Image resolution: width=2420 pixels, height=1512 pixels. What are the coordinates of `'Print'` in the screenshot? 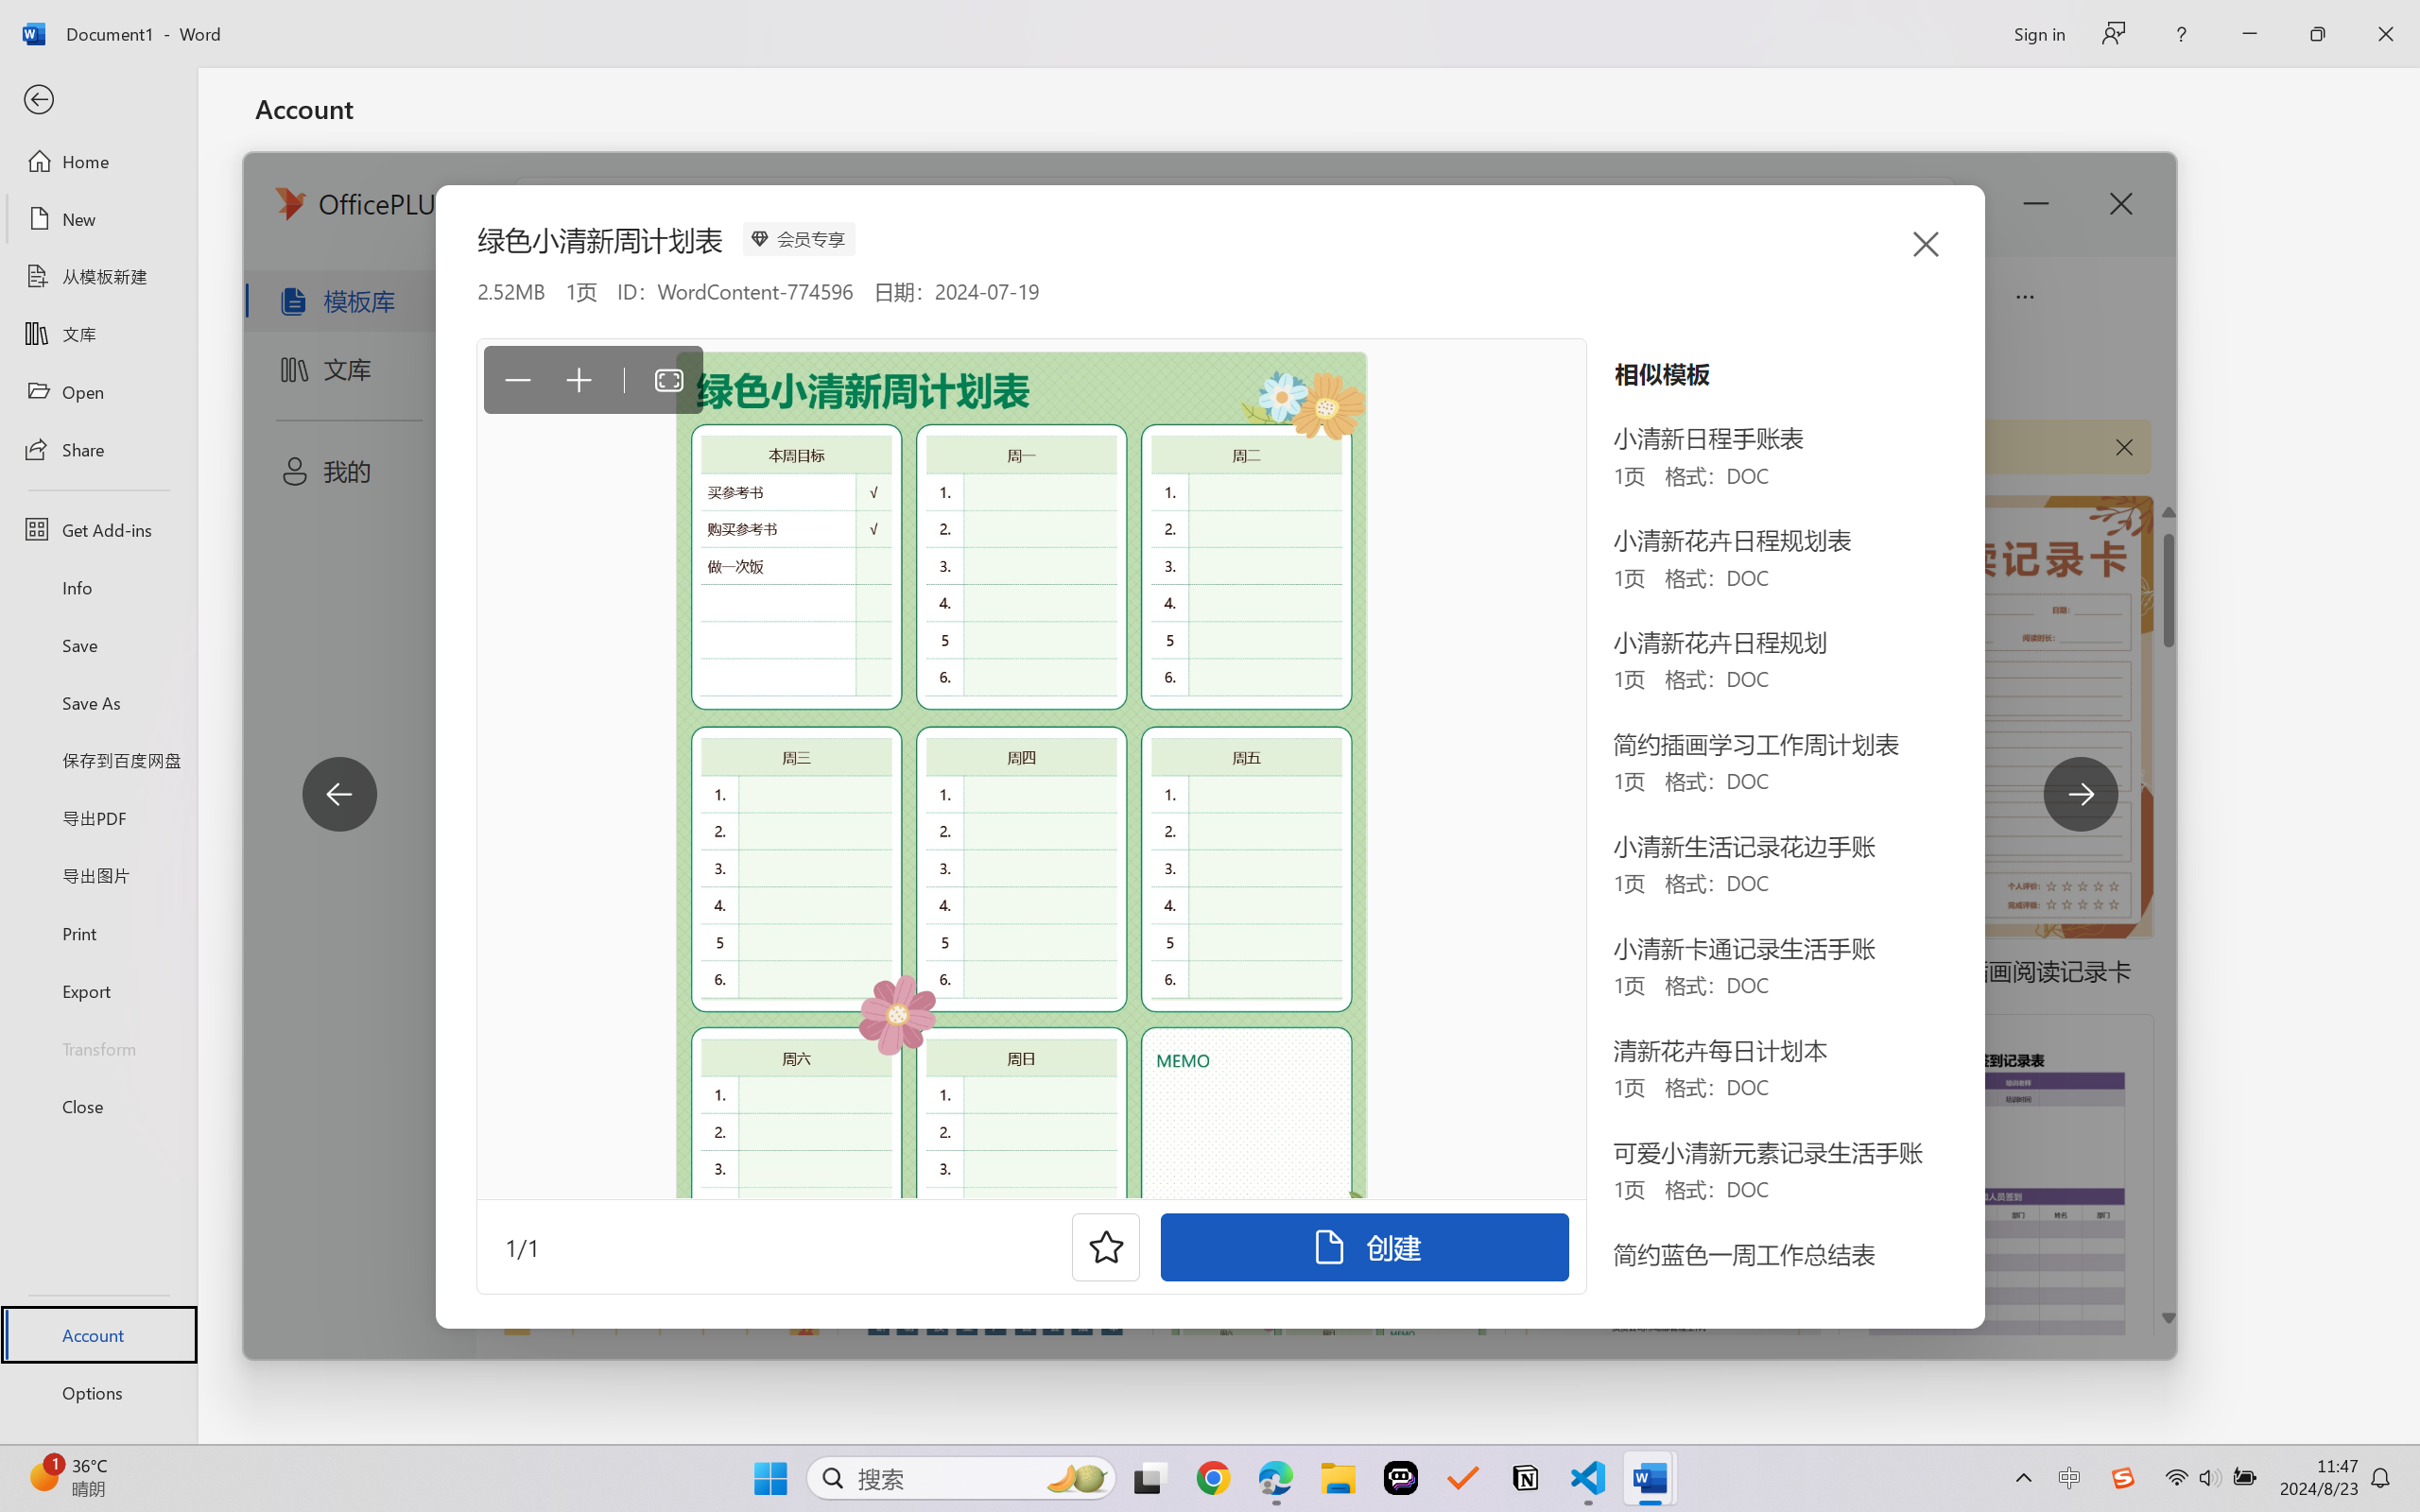 It's located at (97, 933).